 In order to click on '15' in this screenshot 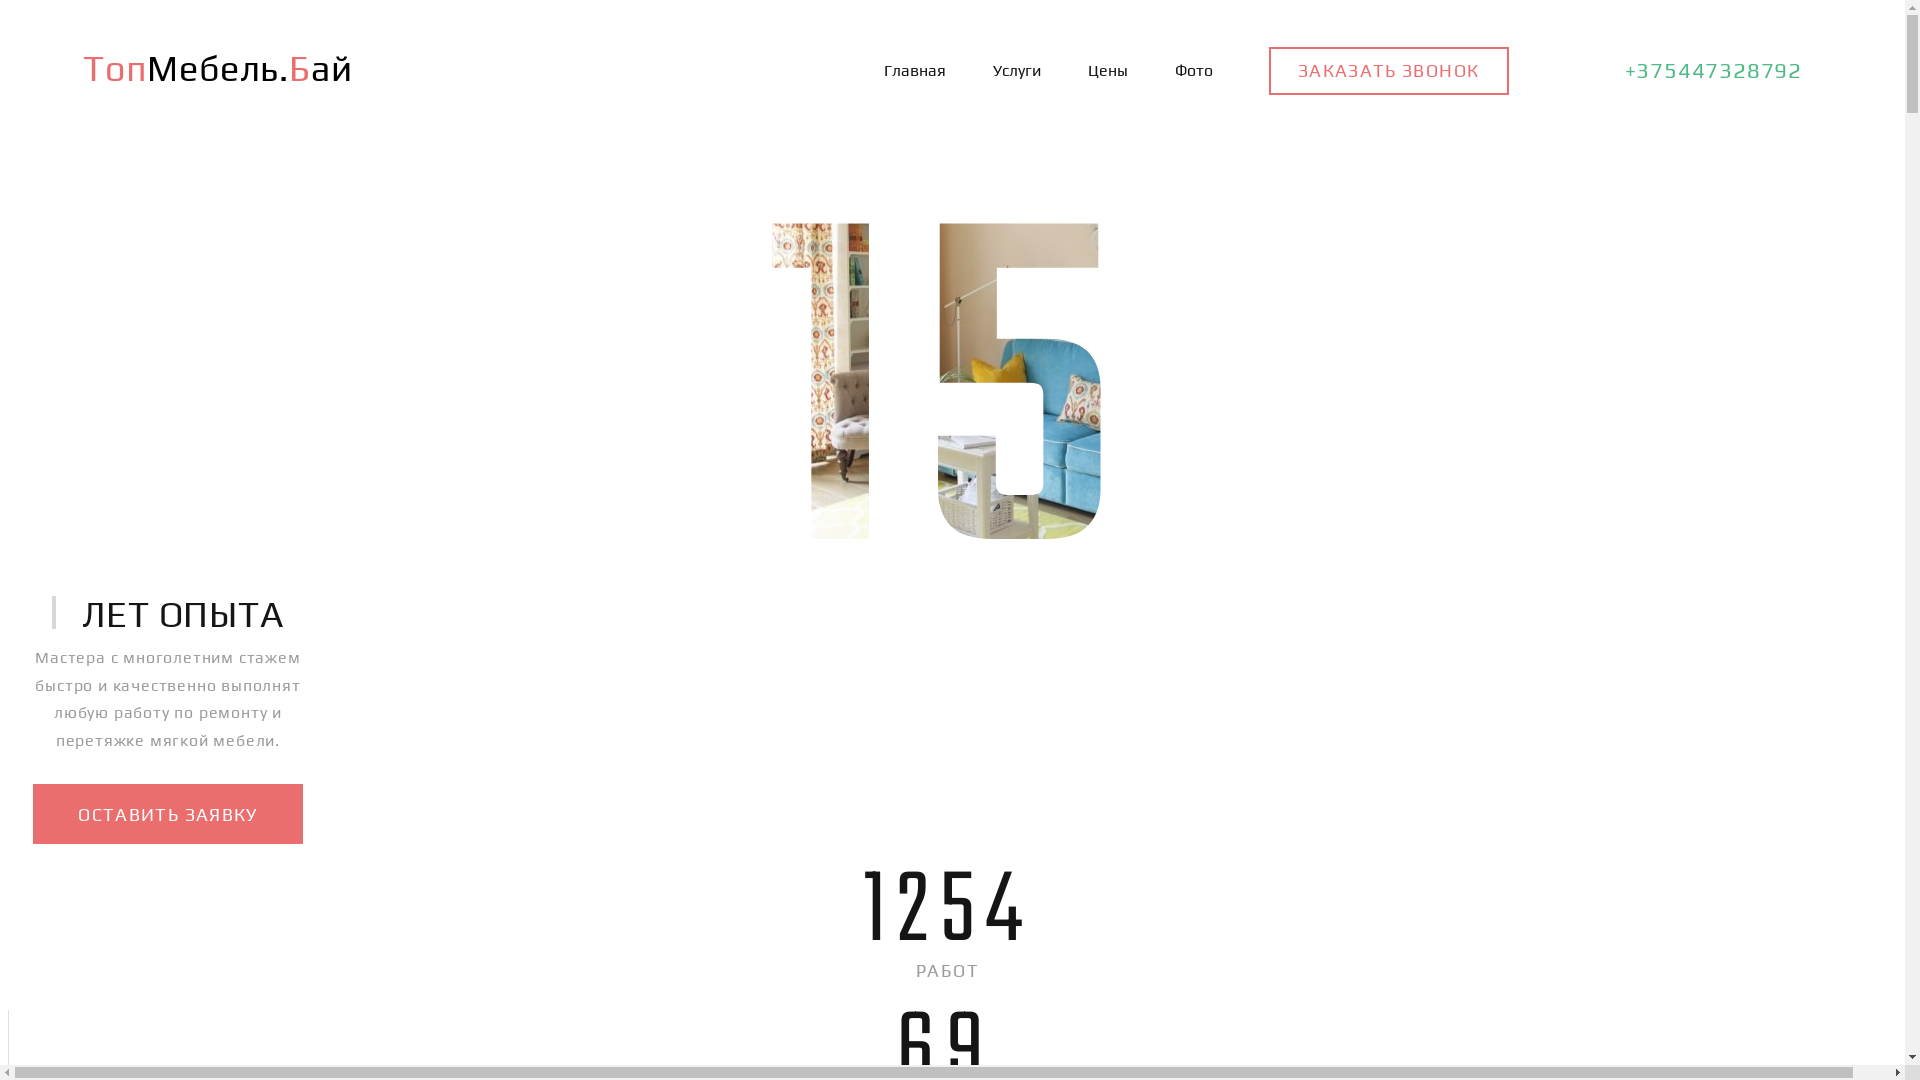, I will do `click(951, 383)`.